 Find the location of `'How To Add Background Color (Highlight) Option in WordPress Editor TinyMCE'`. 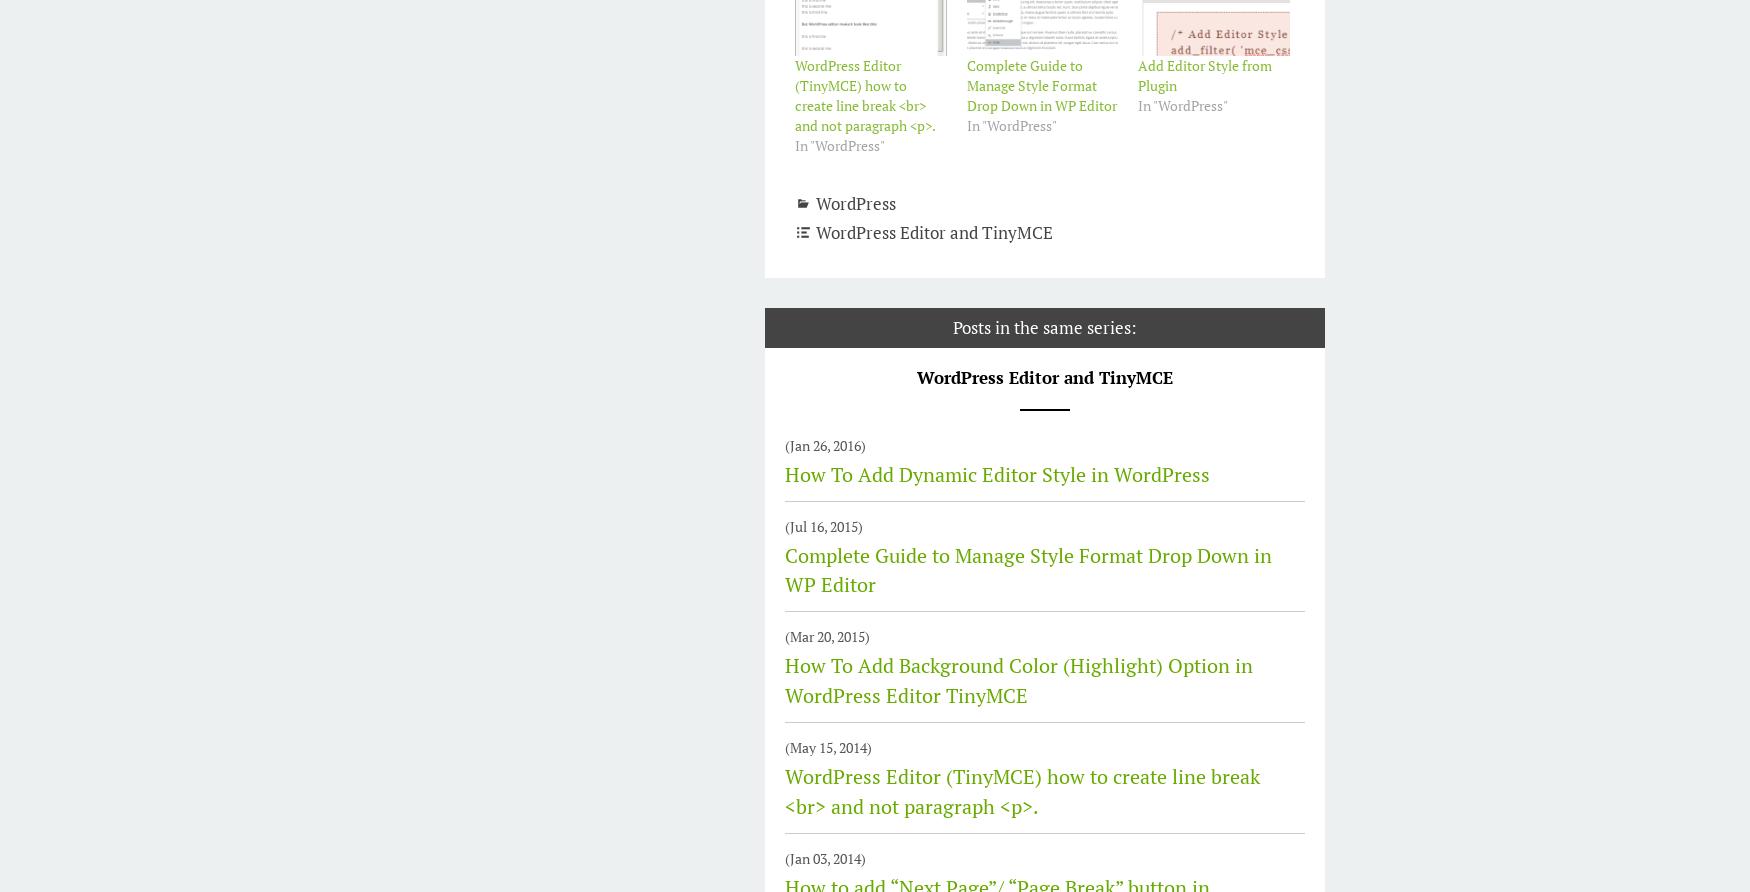

'How To Add Background Color (Highlight) Option in WordPress Editor TinyMCE' is located at coordinates (1018, 680).